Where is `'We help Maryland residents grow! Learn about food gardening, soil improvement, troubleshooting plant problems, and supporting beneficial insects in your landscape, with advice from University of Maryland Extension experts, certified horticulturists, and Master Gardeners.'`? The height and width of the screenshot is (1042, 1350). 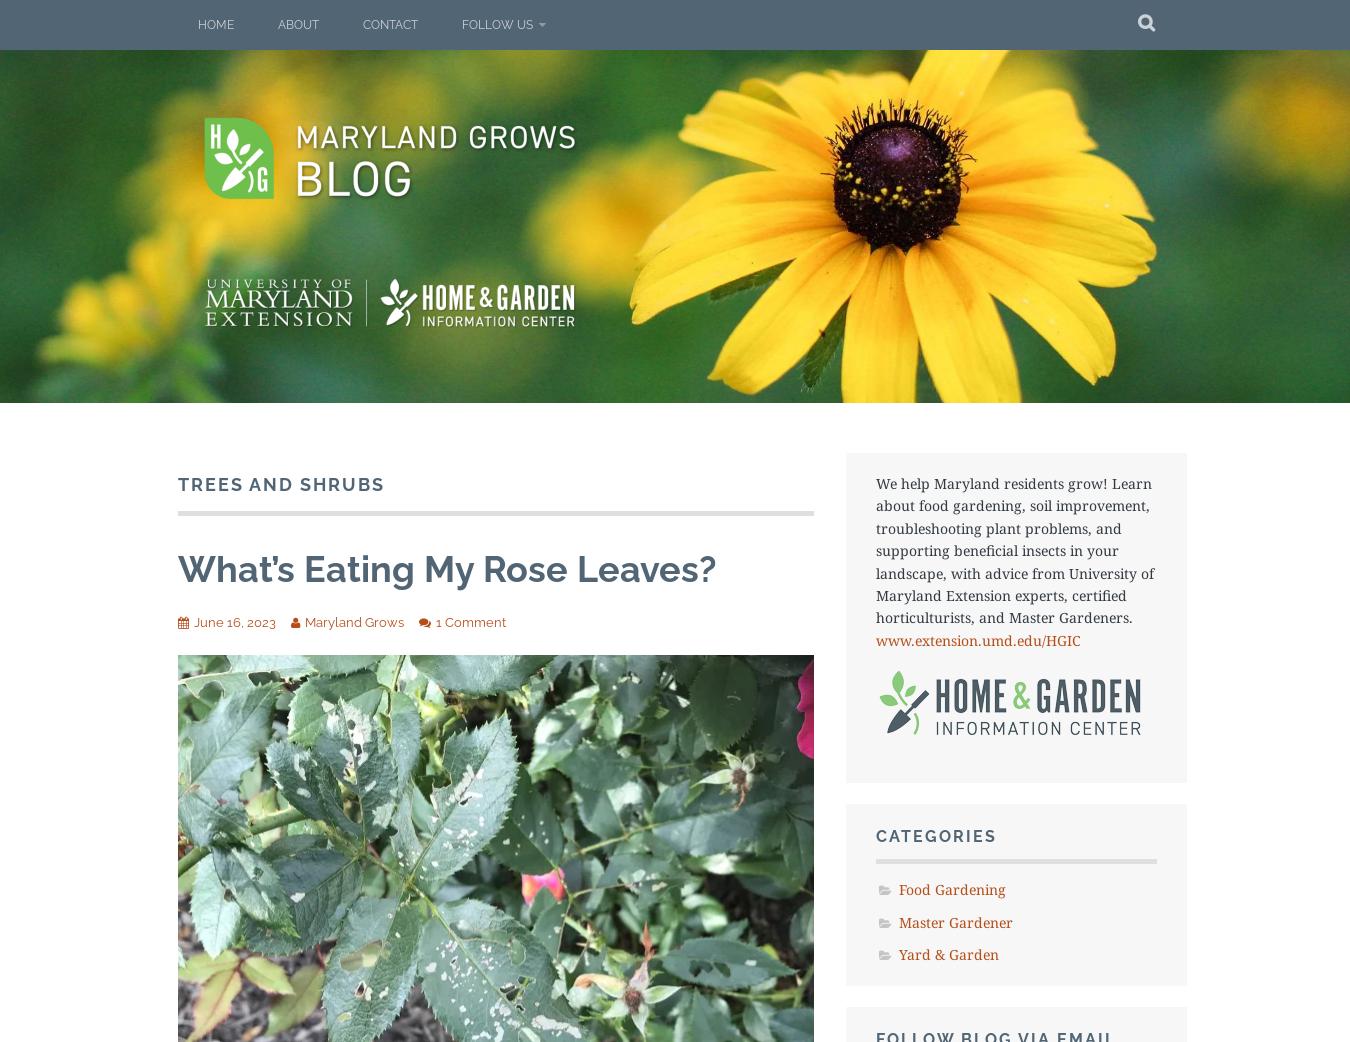
'We help Maryland residents grow! Learn about food gardening, soil improvement, troubleshooting plant problems, and supporting beneficial insects in your landscape, with advice from University of Maryland Extension experts, certified horticulturists, and Master Gardeners.' is located at coordinates (874, 549).